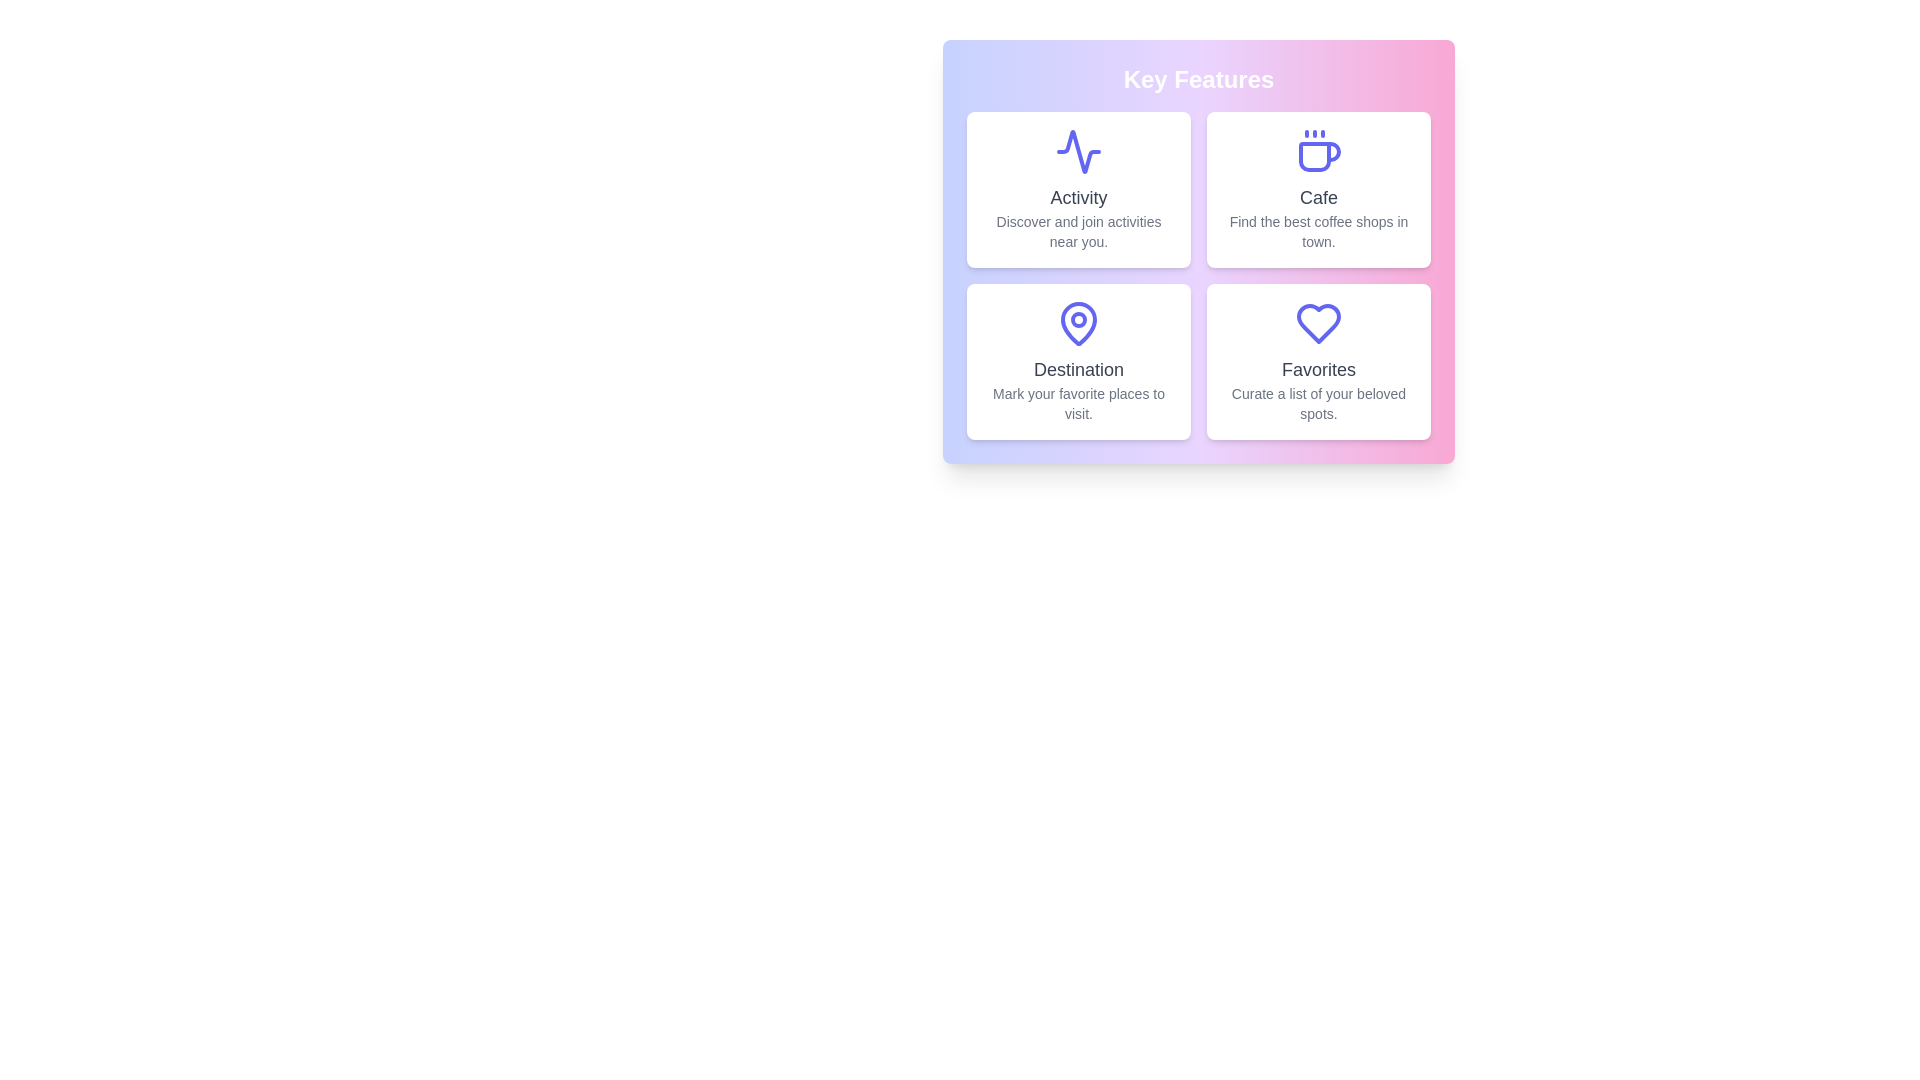 The height and width of the screenshot is (1080, 1920). What do you see at coordinates (1319, 362) in the screenshot?
I see `the feature card for Favorites` at bounding box center [1319, 362].